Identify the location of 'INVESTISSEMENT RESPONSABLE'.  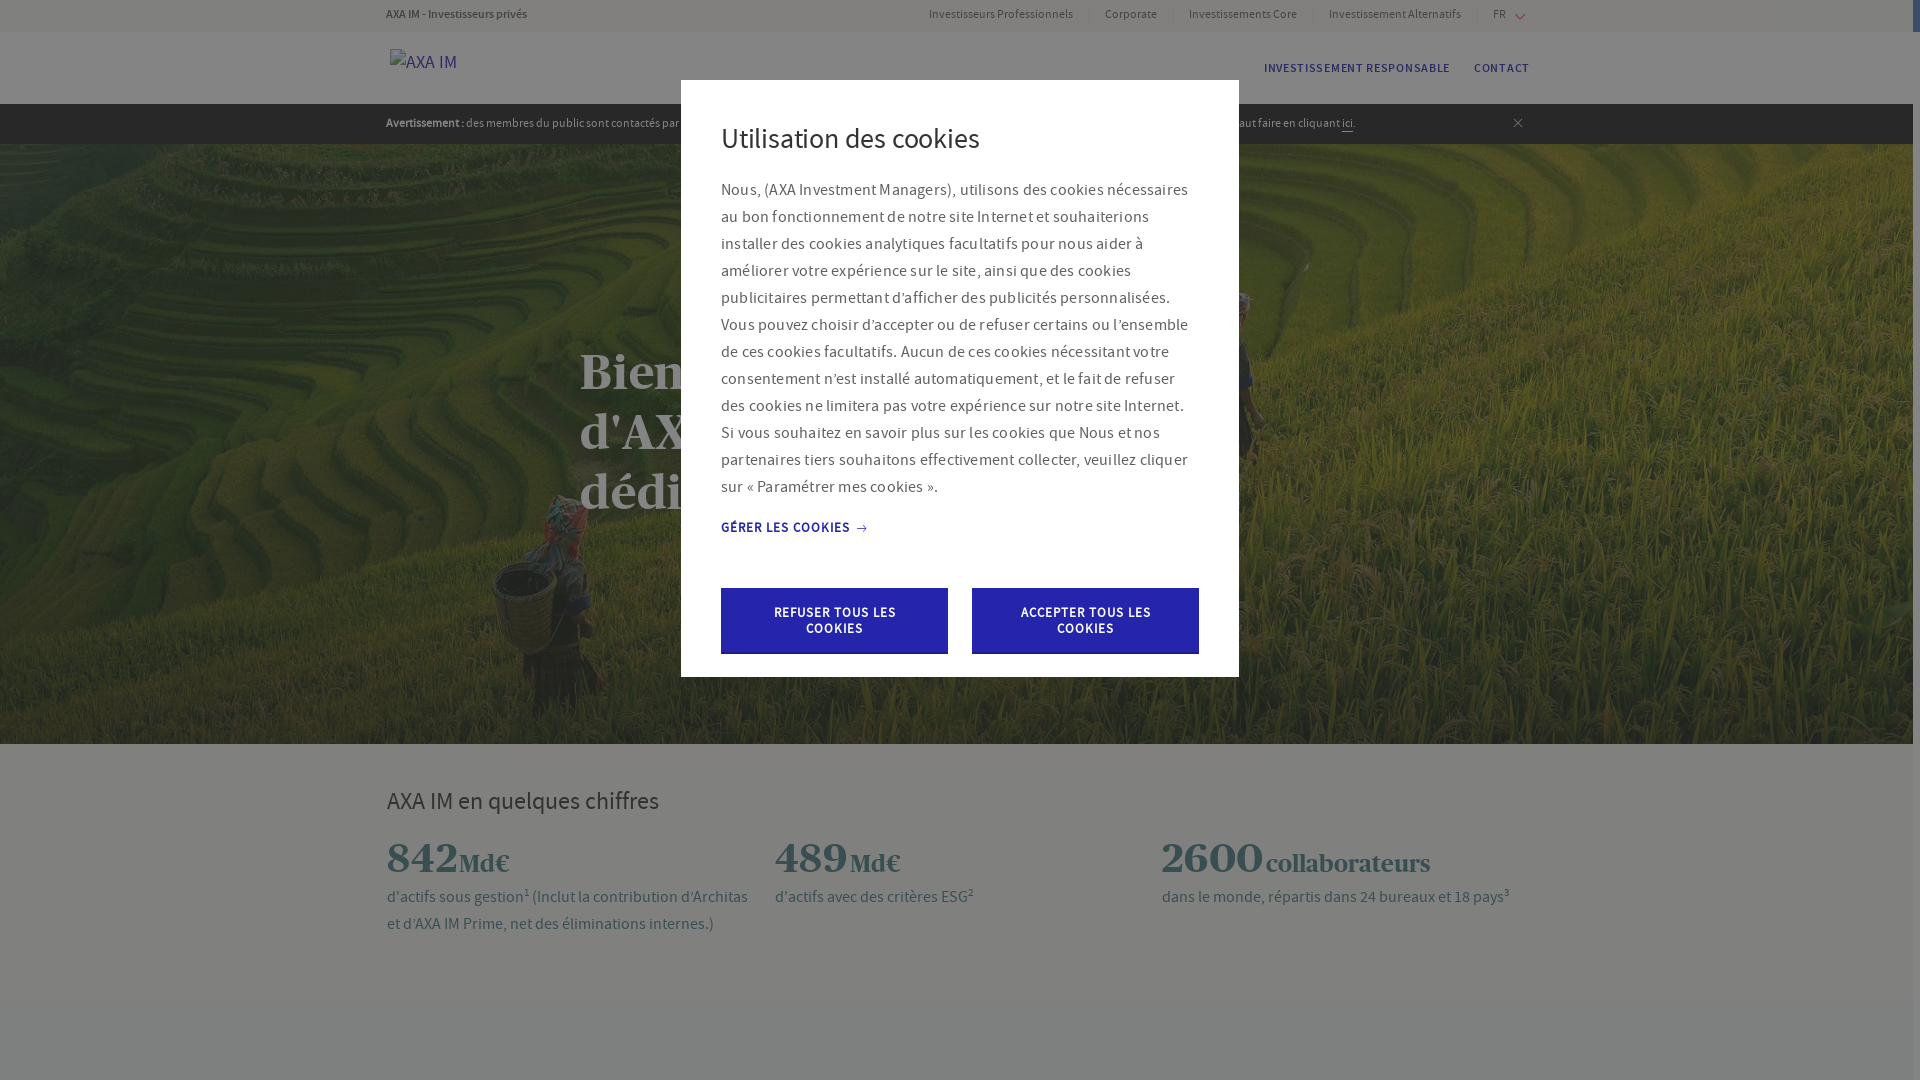
(1357, 67).